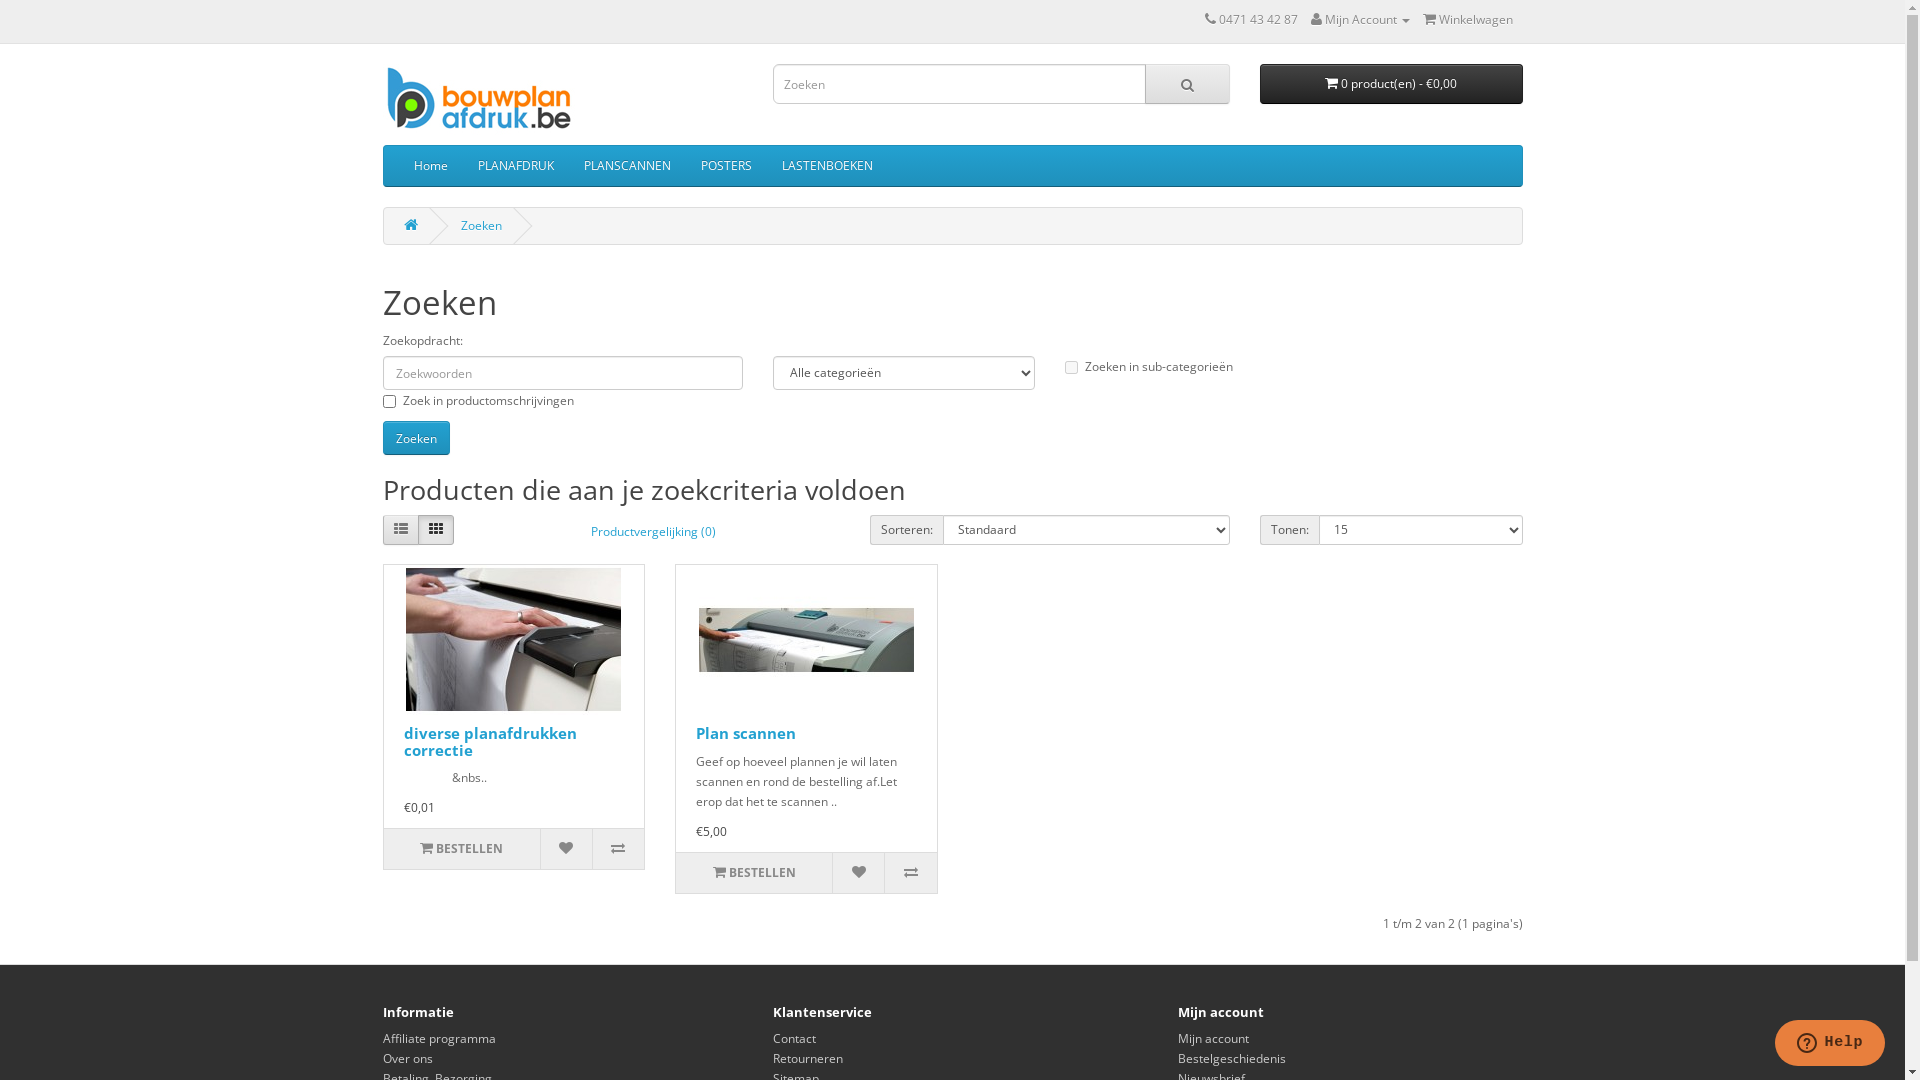 The height and width of the screenshot is (1080, 1920). Describe the element at coordinates (1829, 1044) in the screenshot. I see `'Opens a widget where you can chat to one of our agents'` at that location.